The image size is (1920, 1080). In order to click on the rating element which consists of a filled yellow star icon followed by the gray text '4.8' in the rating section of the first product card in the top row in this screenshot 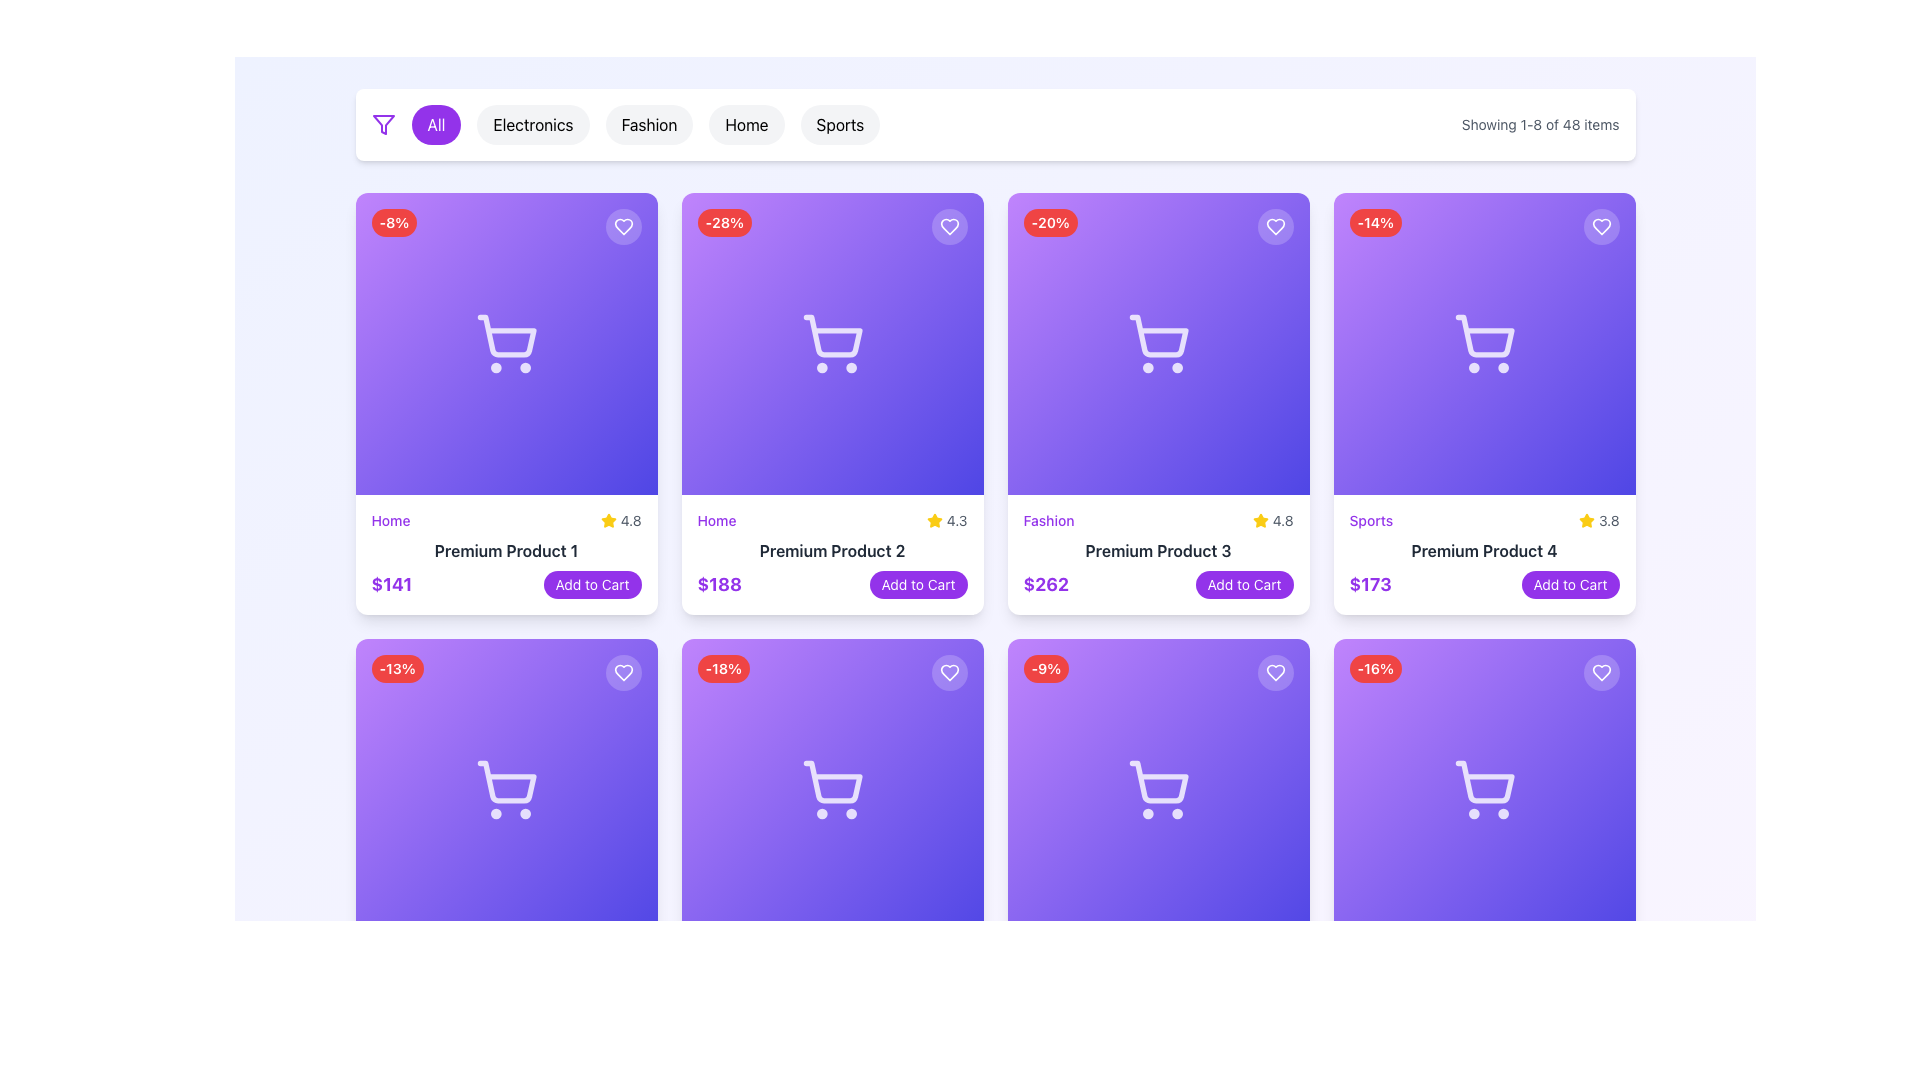, I will do `click(620, 519)`.